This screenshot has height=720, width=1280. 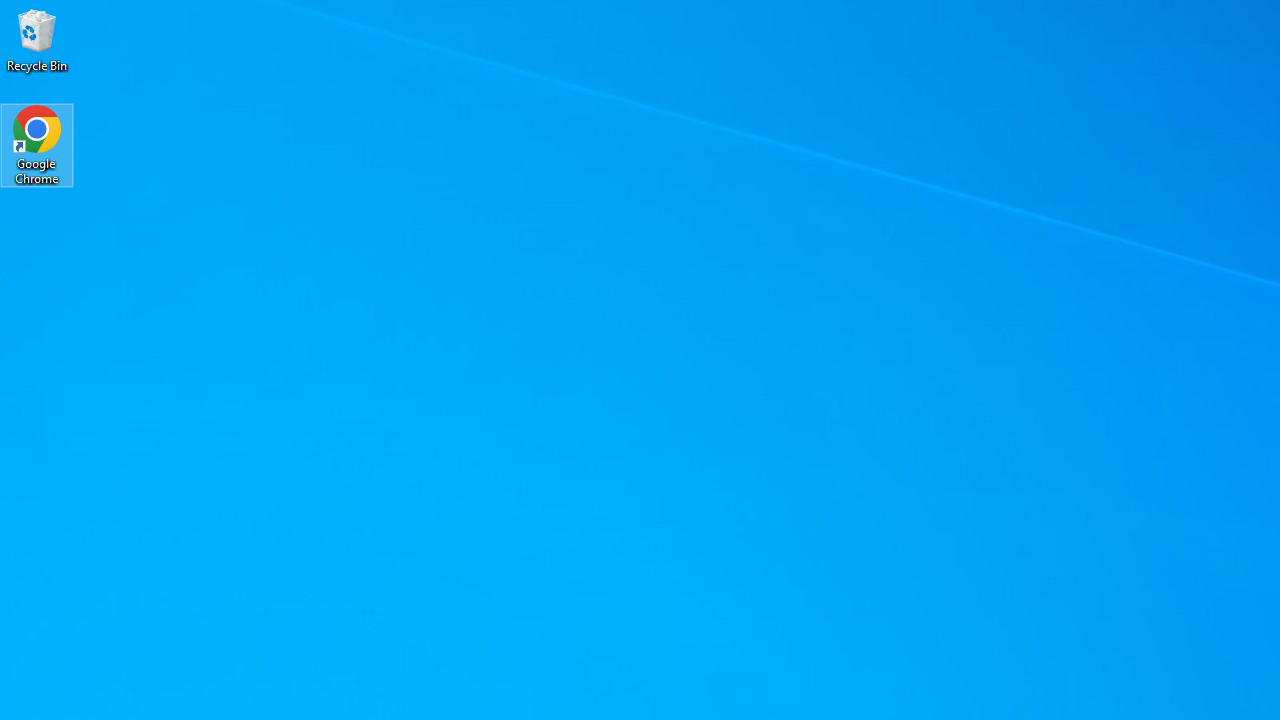 I want to click on 'Recycle Bin', so click(x=37, y=39).